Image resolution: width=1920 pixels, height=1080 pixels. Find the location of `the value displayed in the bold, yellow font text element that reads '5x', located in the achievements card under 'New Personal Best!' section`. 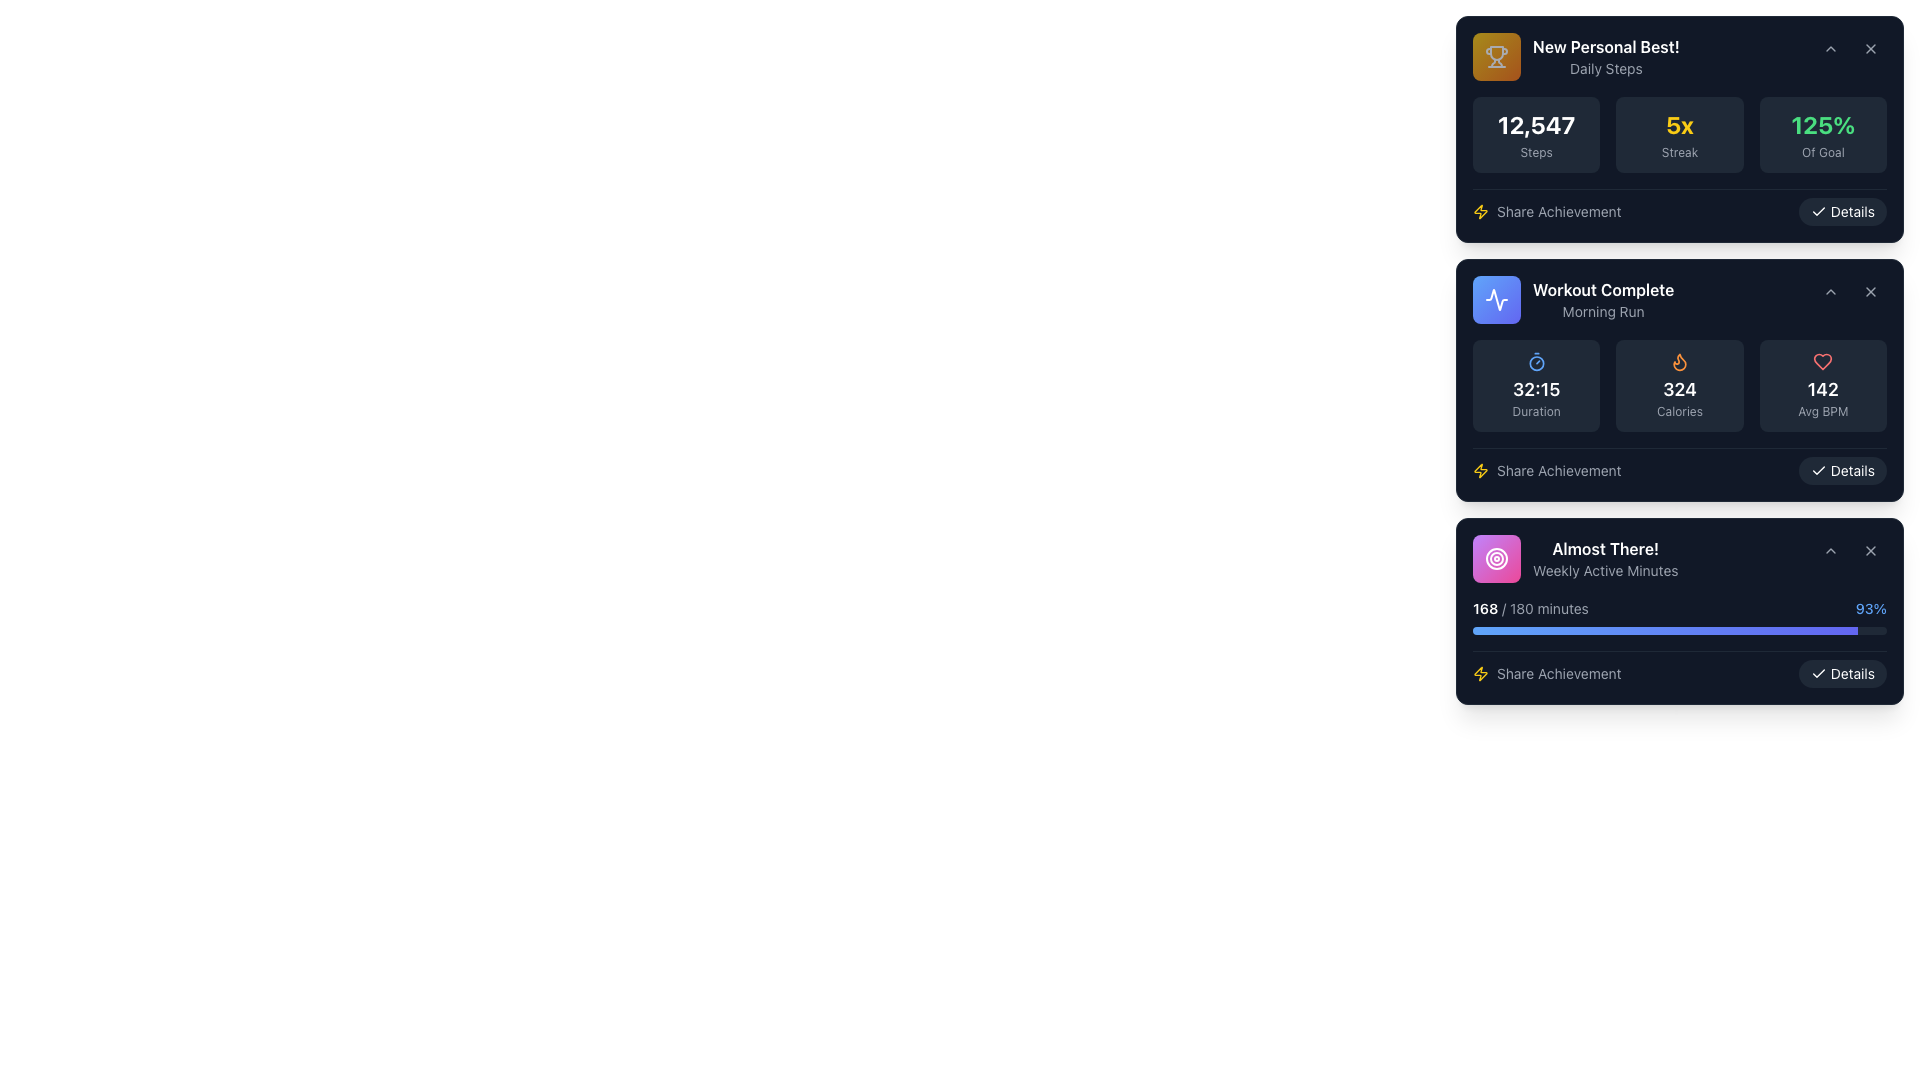

the value displayed in the bold, yellow font text element that reads '5x', located in the achievements card under 'New Personal Best!' section is located at coordinates (1680, 124).